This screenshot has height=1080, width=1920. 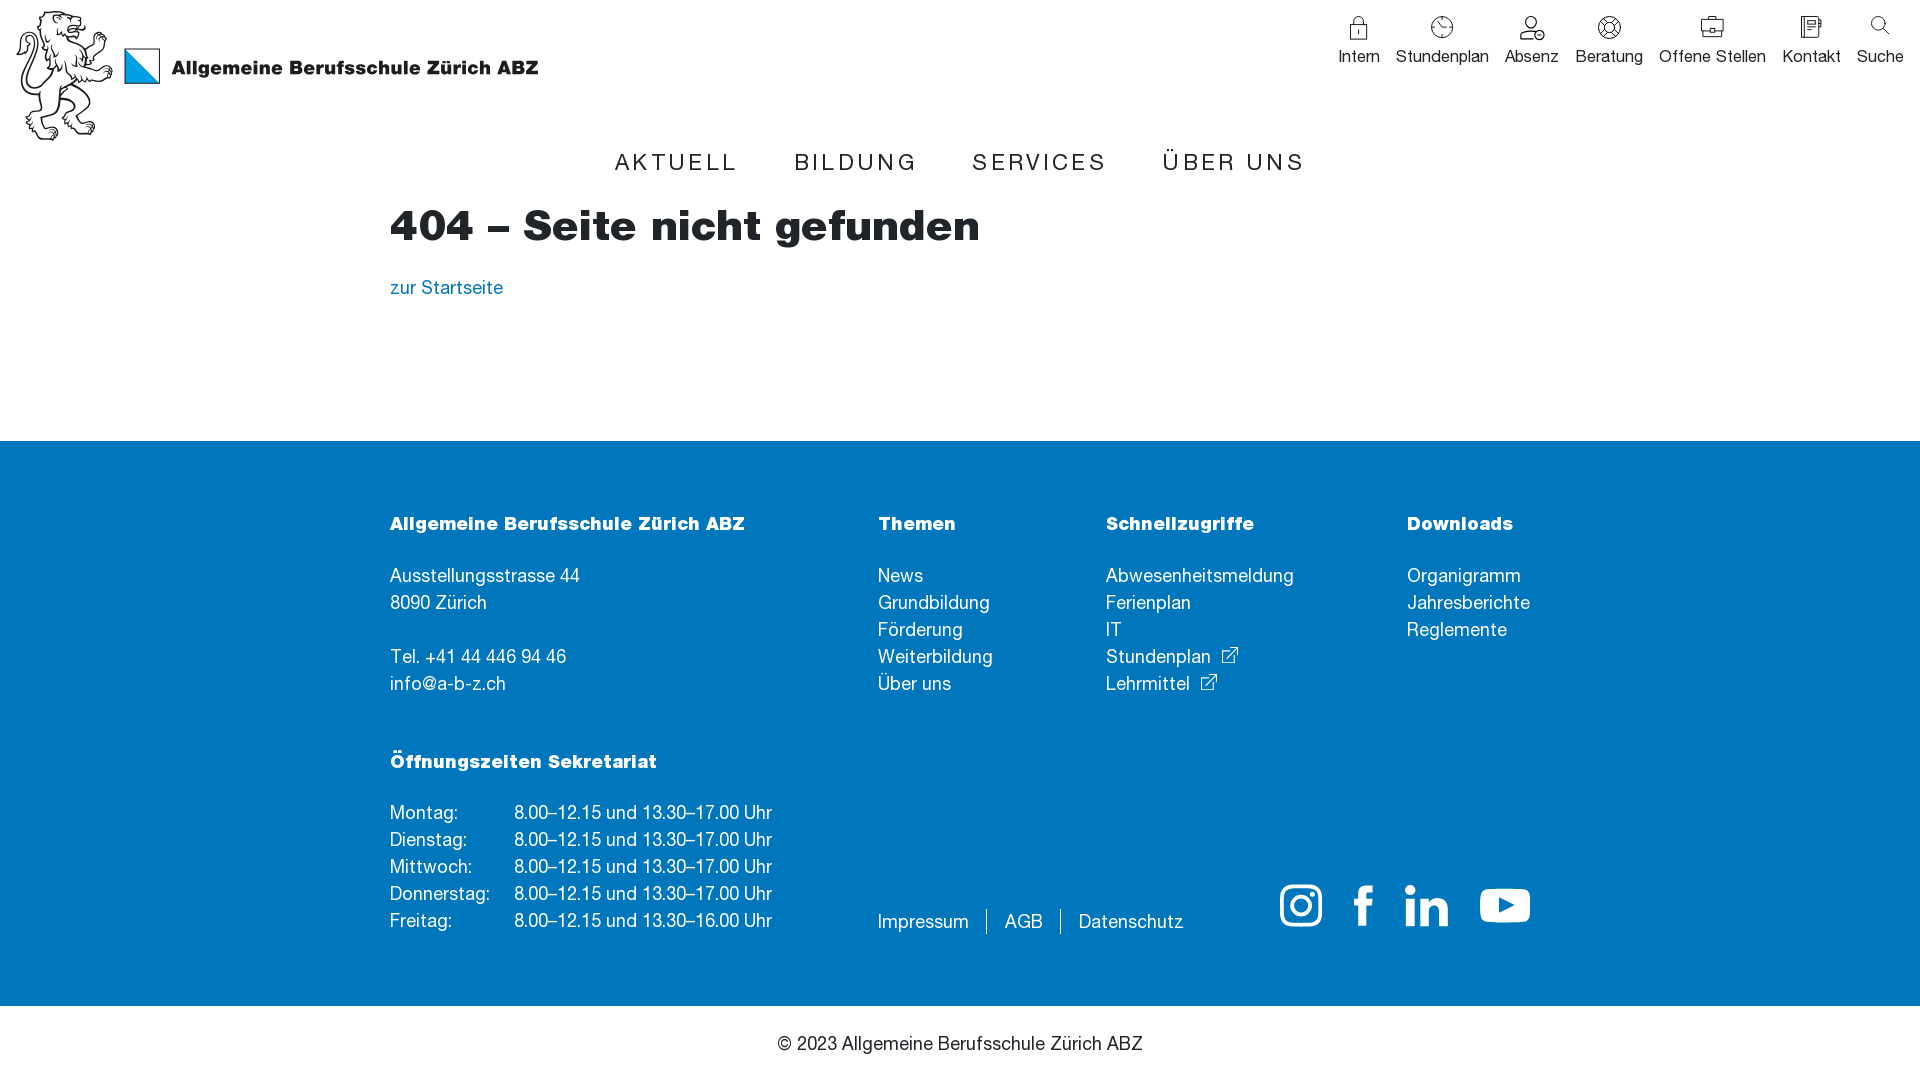 I want to click on 'Datenschutz', so click(x=1131, y=921).